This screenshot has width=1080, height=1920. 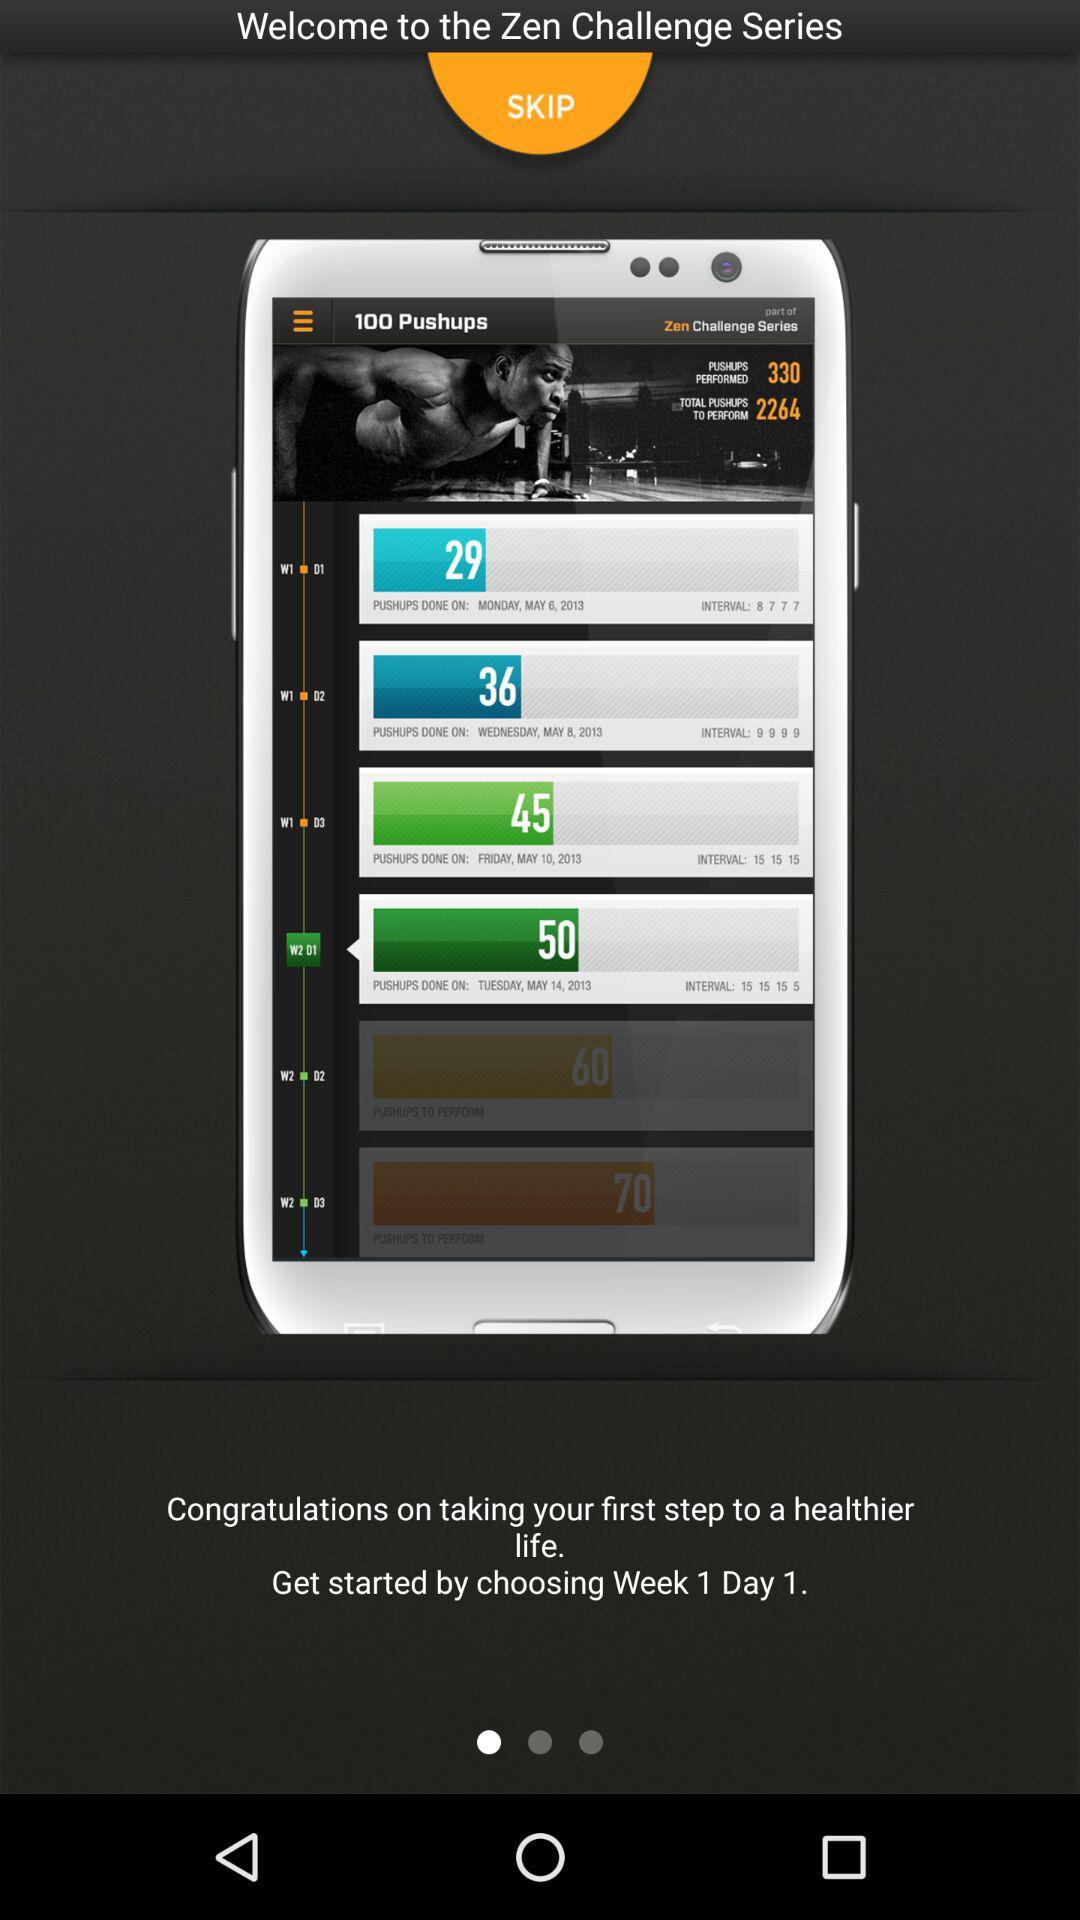 I want to click on the icon below the congratulations on taking app, so click(x=540, y=1741).